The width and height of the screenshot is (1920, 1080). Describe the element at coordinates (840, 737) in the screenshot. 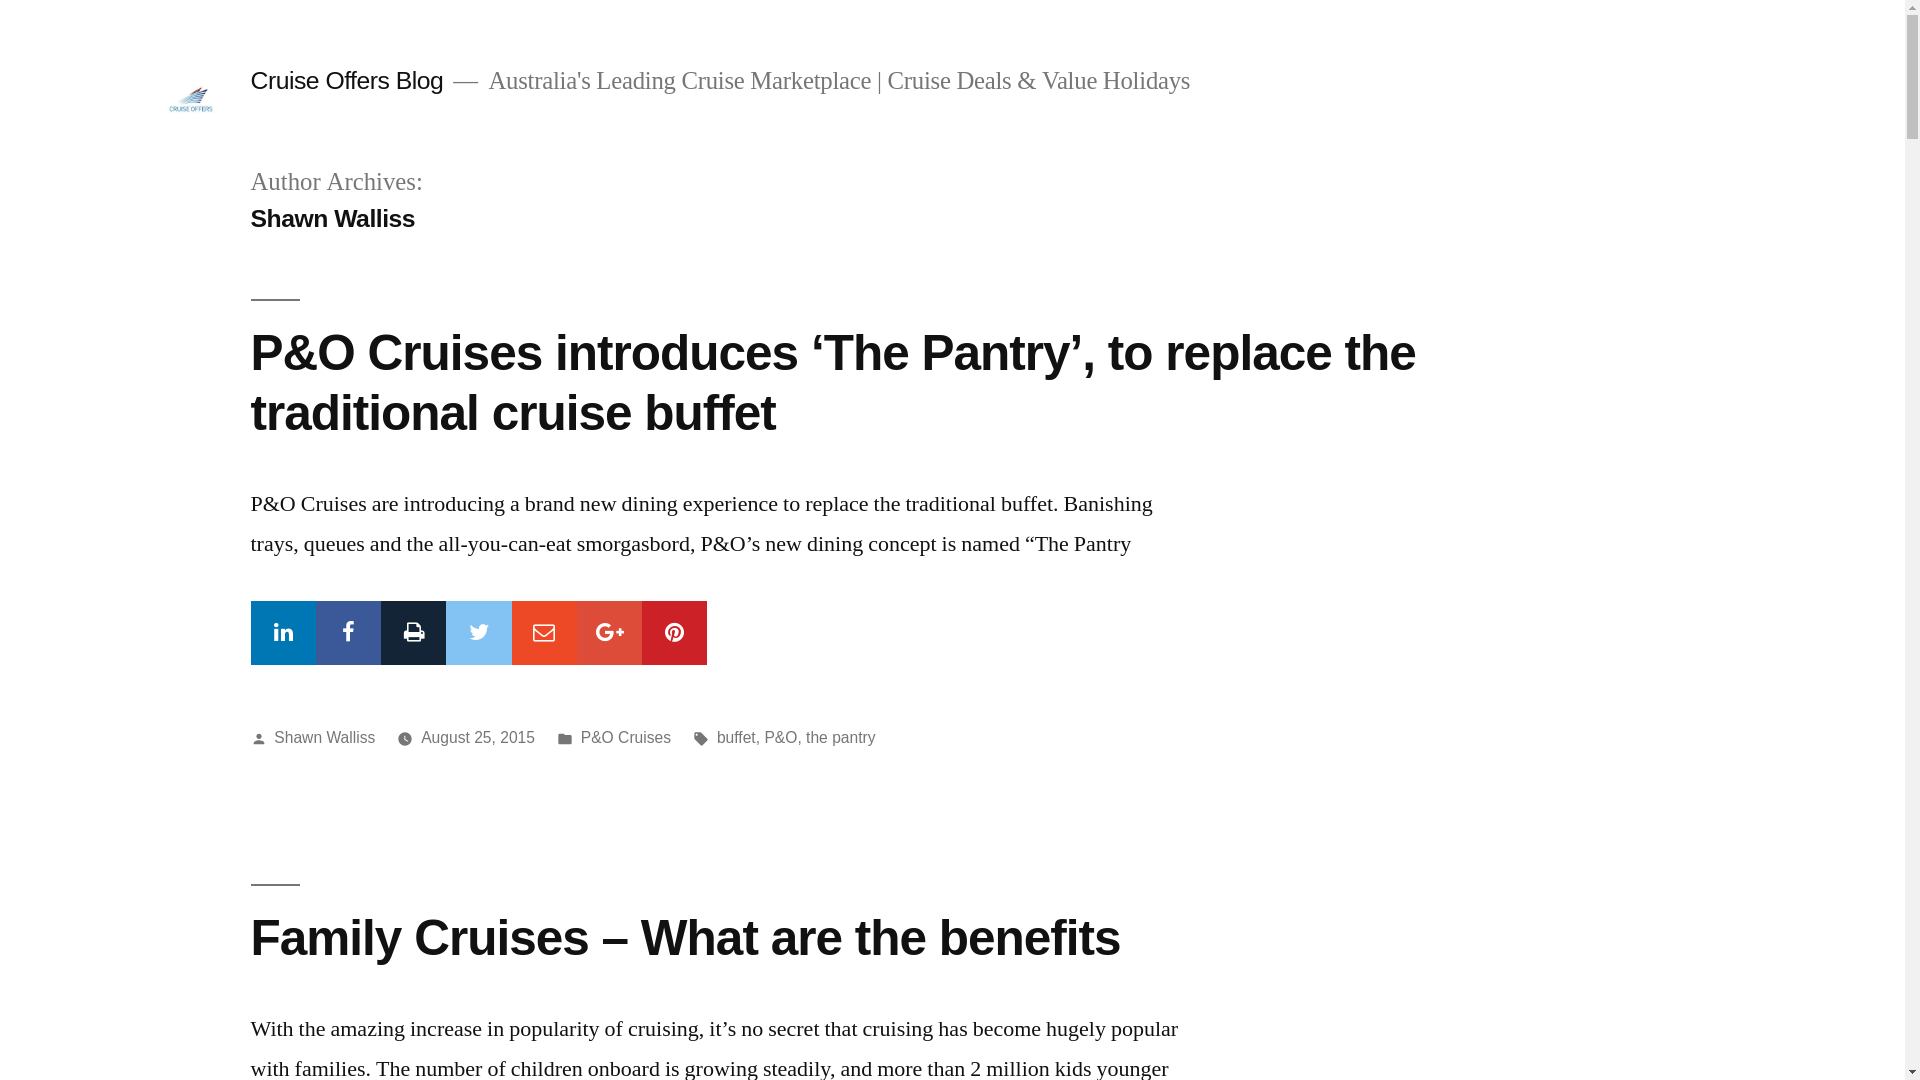

I see `'the pantry'` at that location.